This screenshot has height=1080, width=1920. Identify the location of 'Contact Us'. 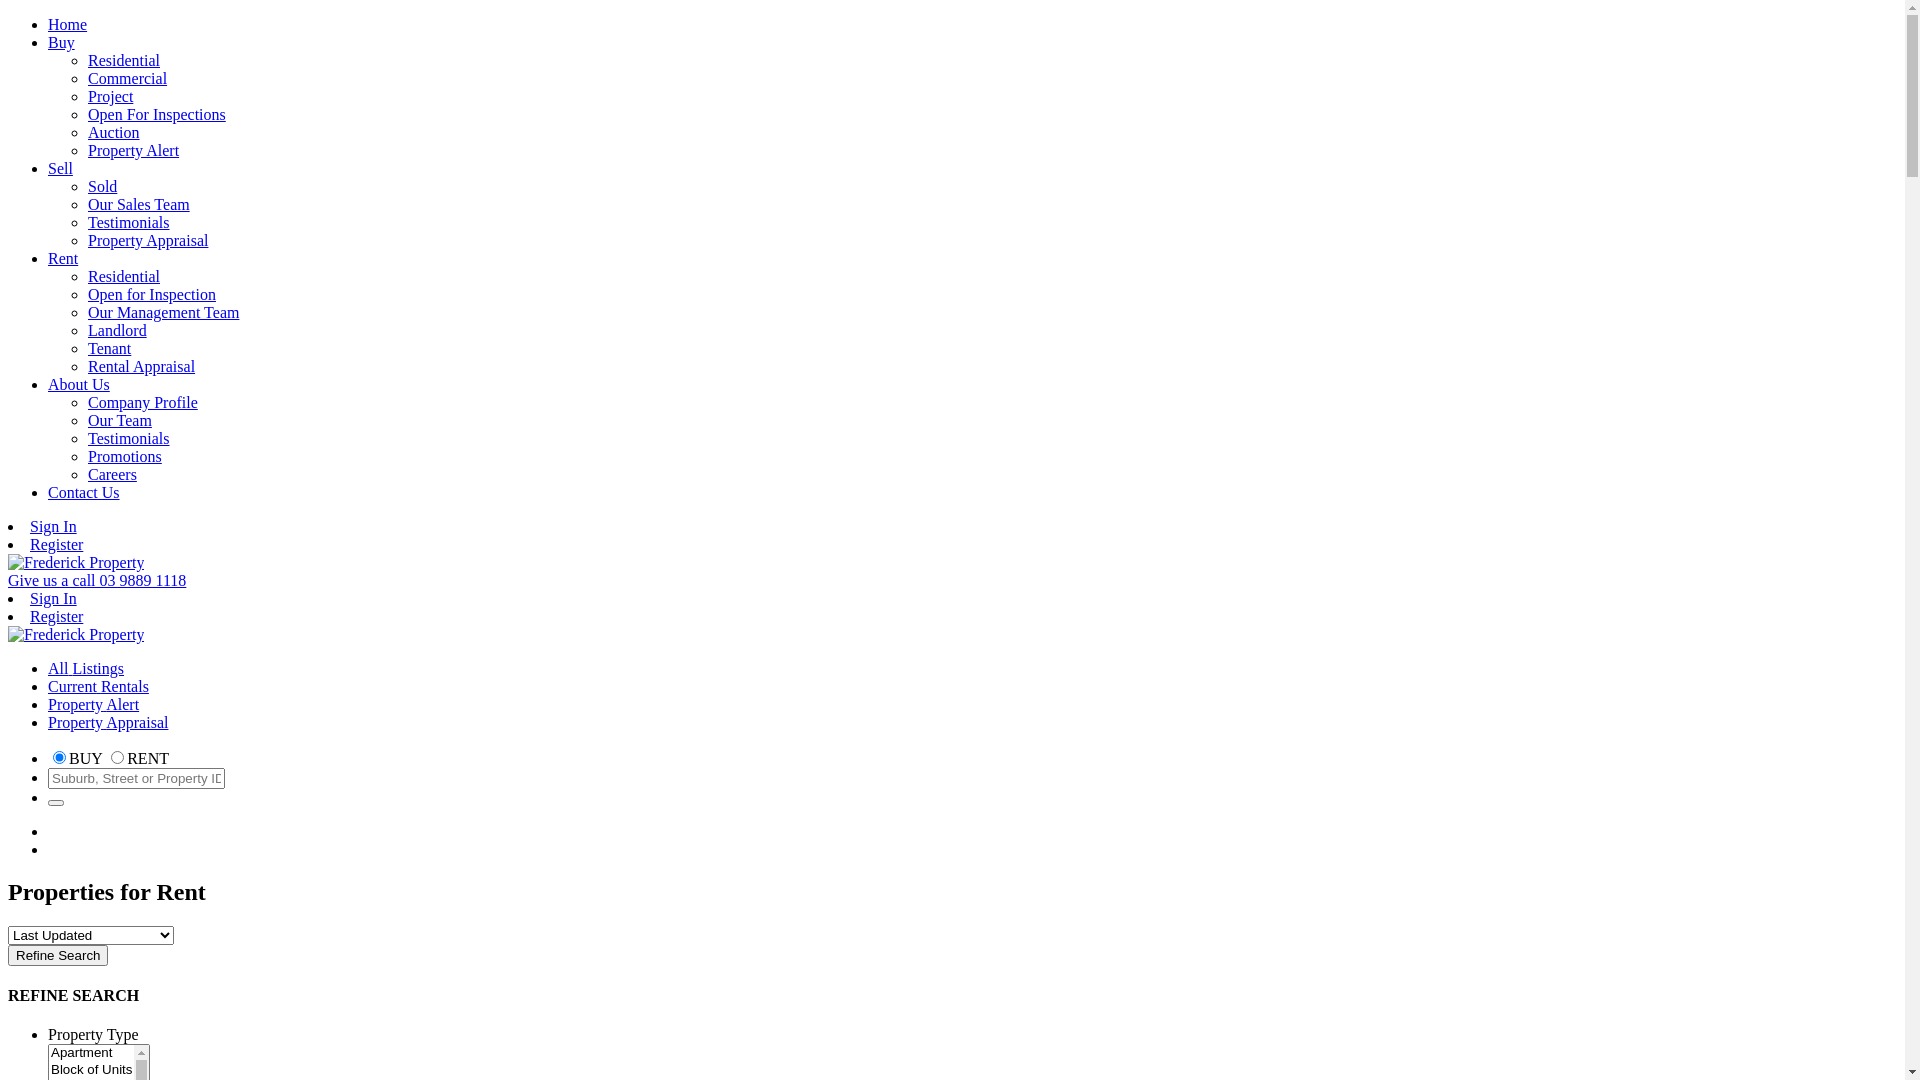
(82, 492).